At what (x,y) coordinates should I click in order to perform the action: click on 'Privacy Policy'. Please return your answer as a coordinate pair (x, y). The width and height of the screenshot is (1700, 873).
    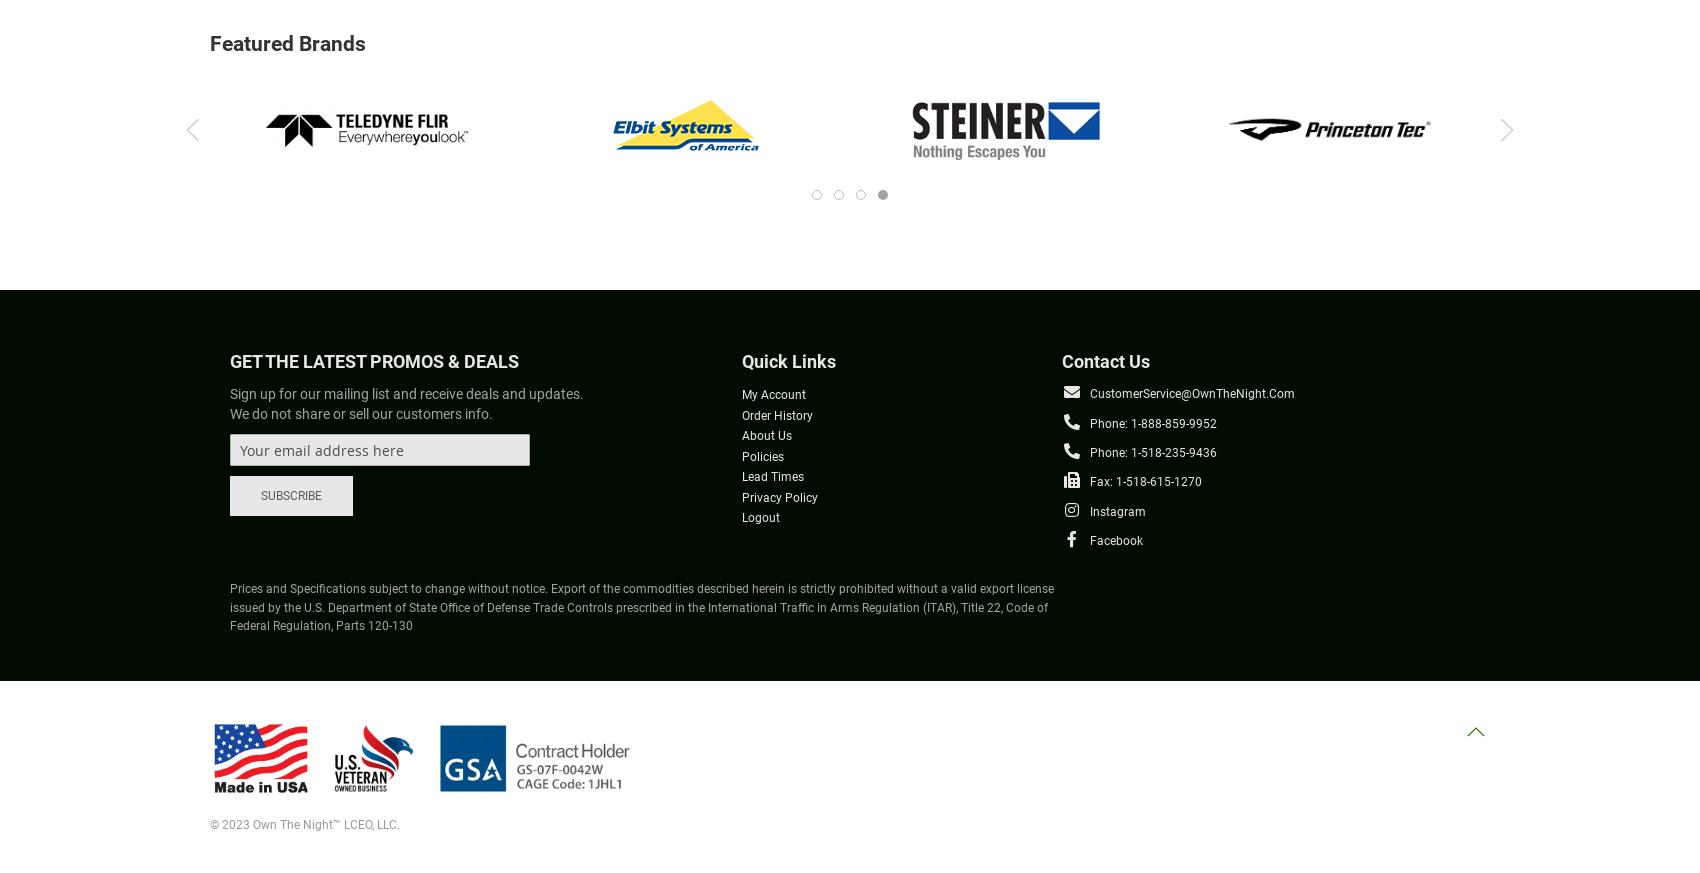
    Looking at the image, I should click on (742, 496).